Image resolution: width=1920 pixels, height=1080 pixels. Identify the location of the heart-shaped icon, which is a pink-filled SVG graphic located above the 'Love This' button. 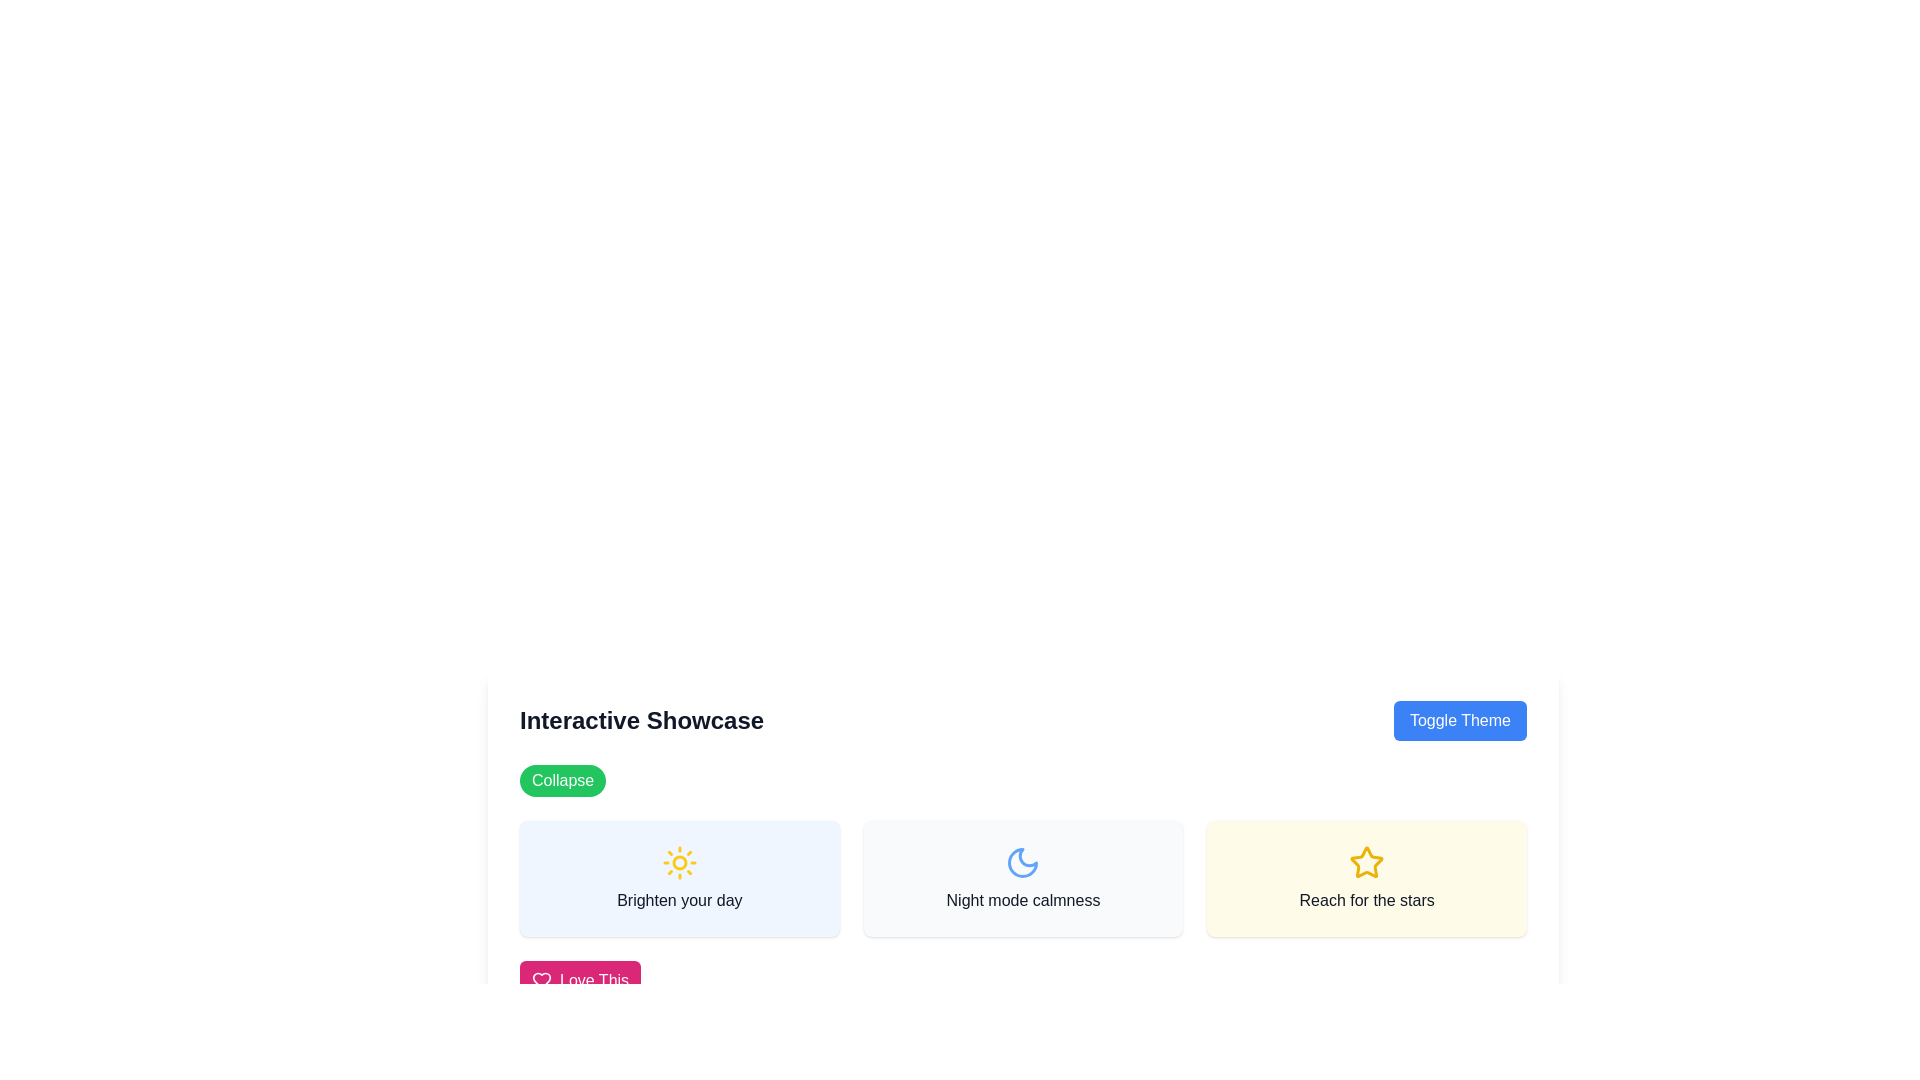
(542, 979).